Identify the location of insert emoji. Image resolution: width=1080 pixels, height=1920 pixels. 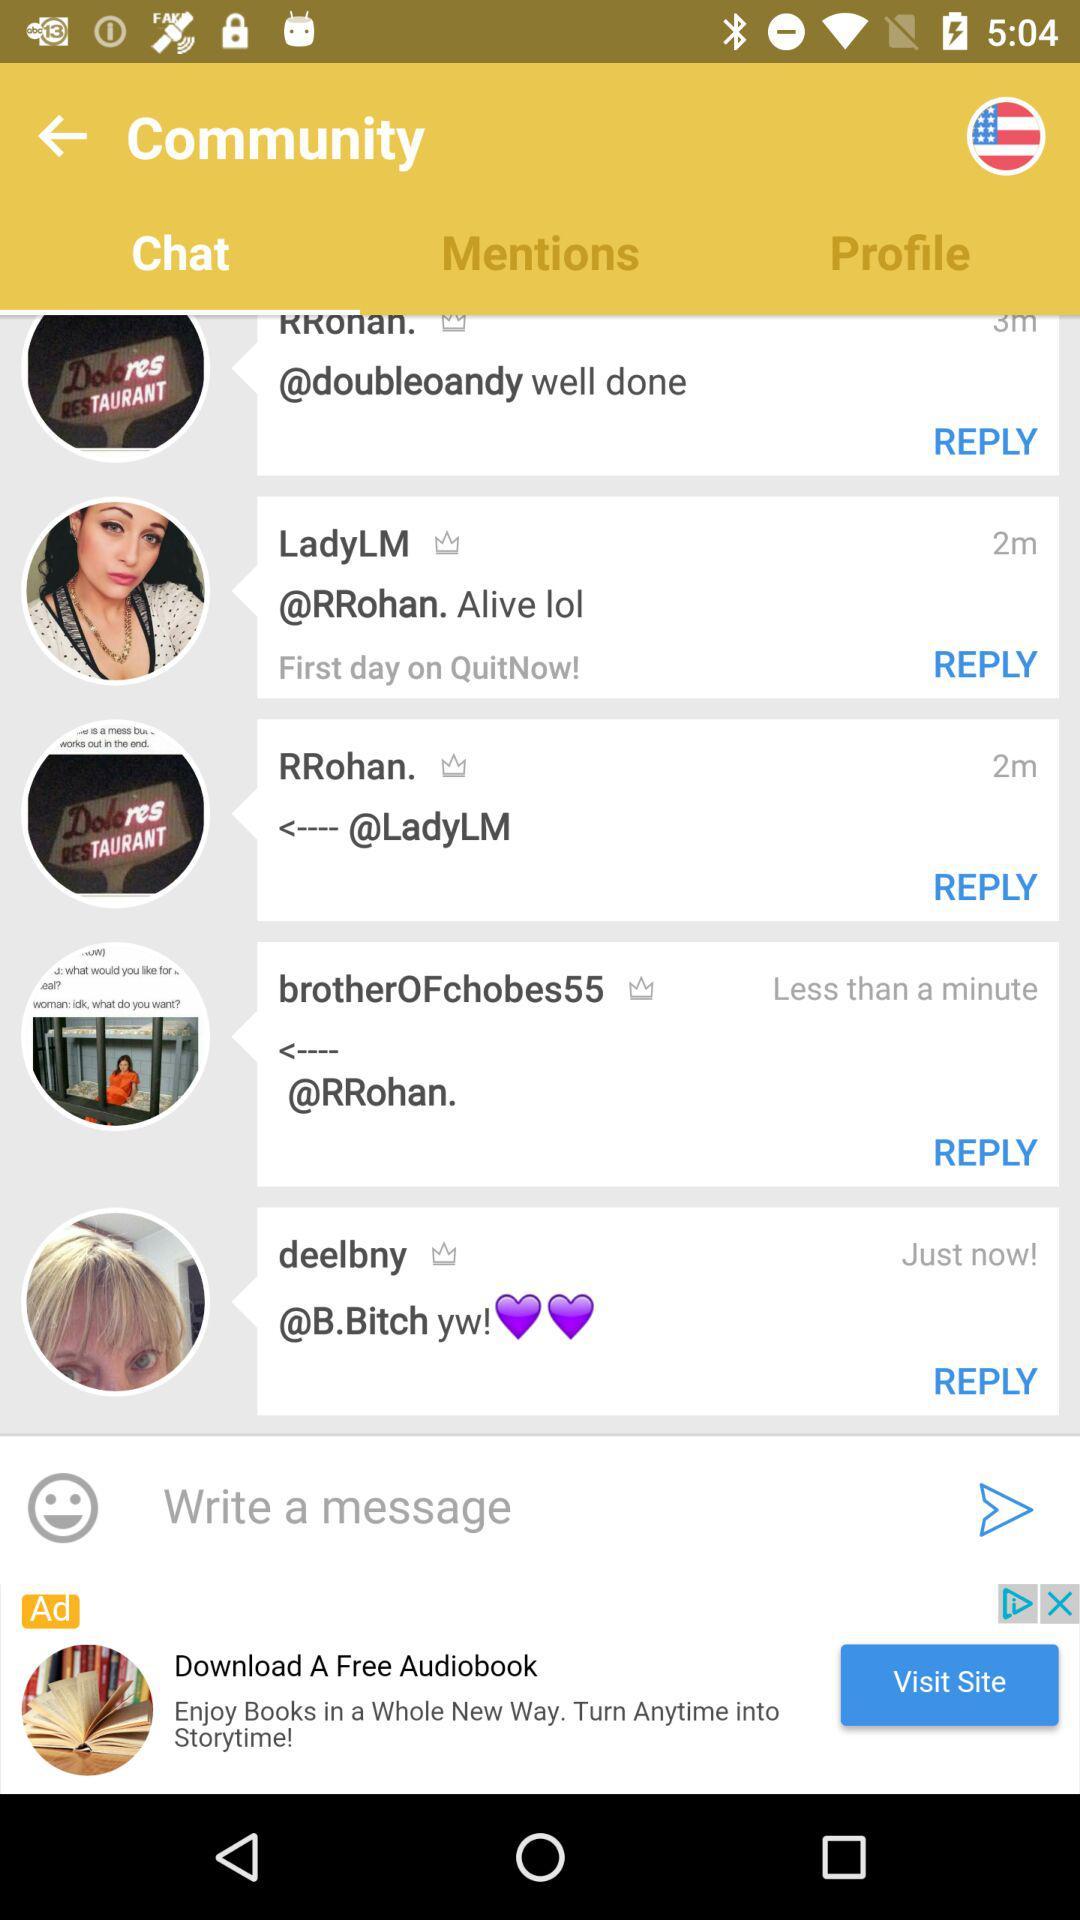
(61, 1509).